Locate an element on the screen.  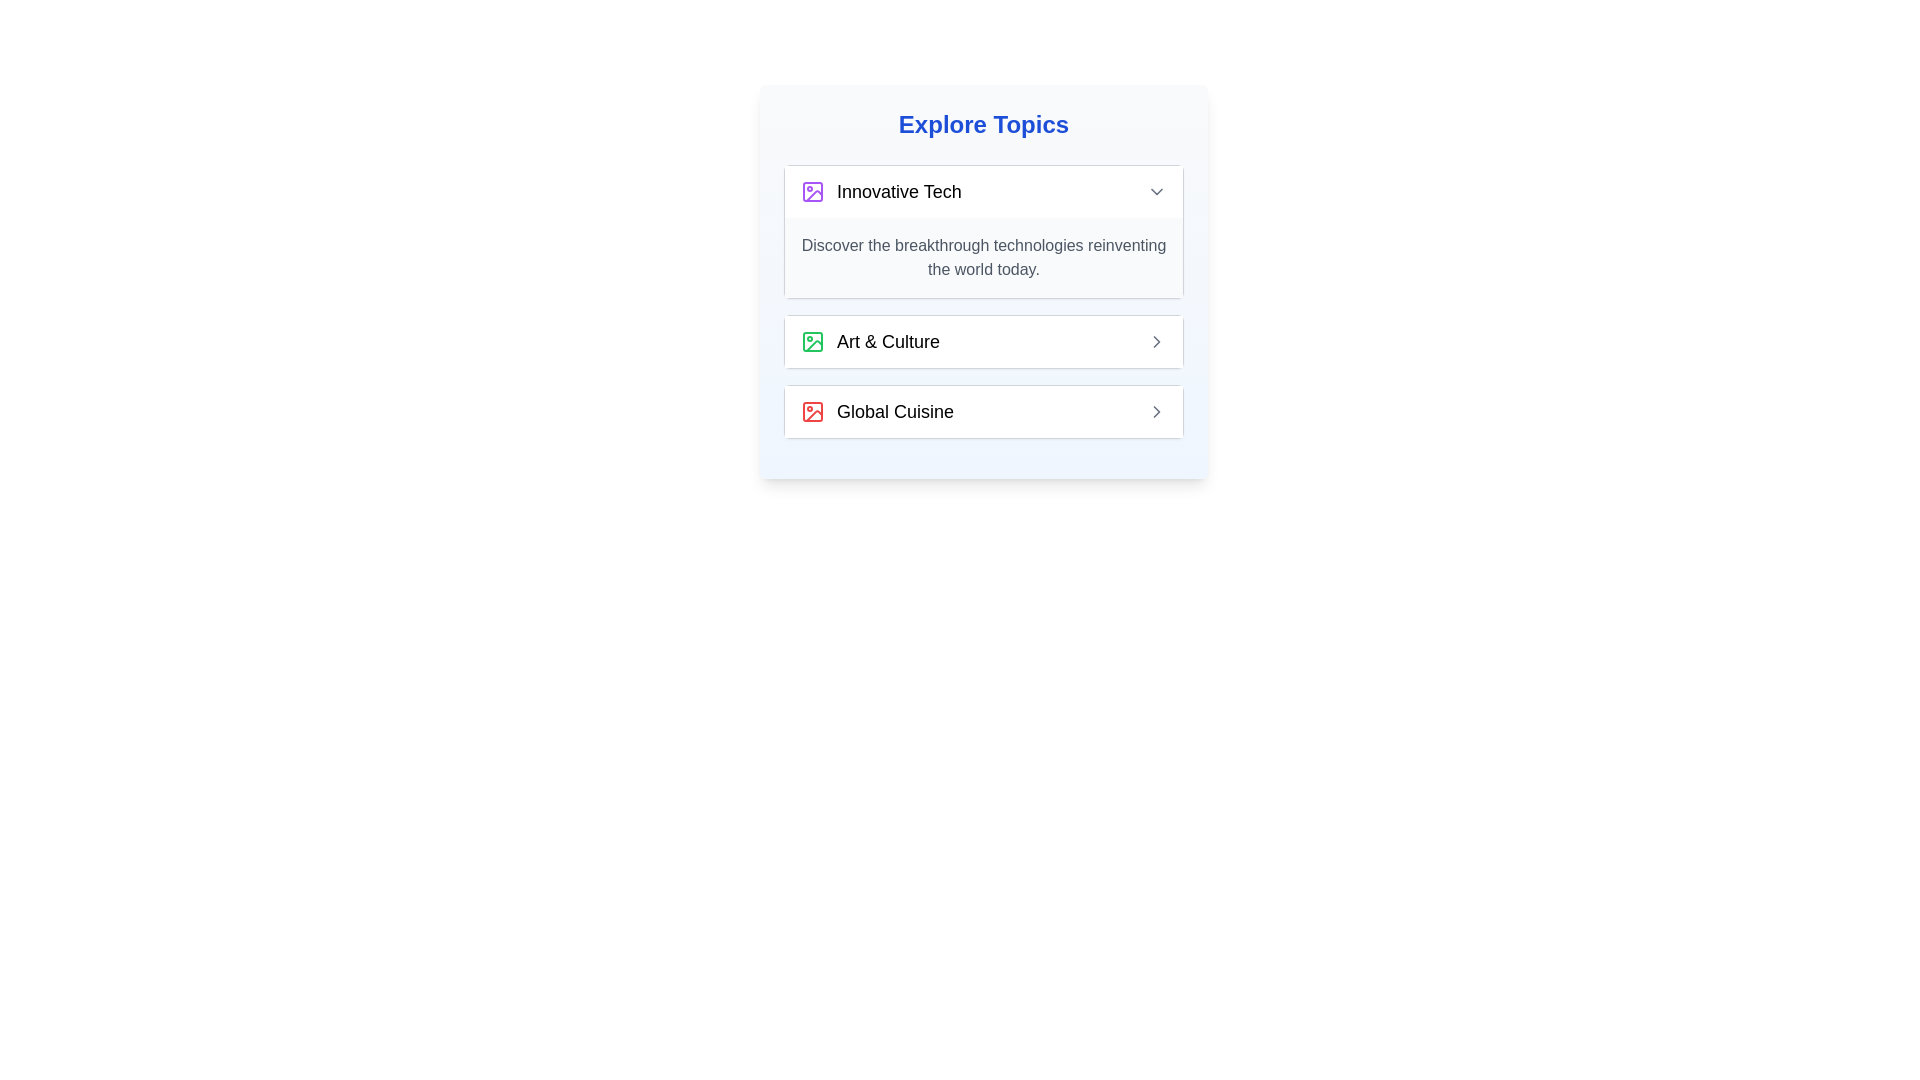
the red SVG-based image icon that represents a placeholder image, located to the left of the text 'Global Cuisine' is located at coordinates (812, 411).